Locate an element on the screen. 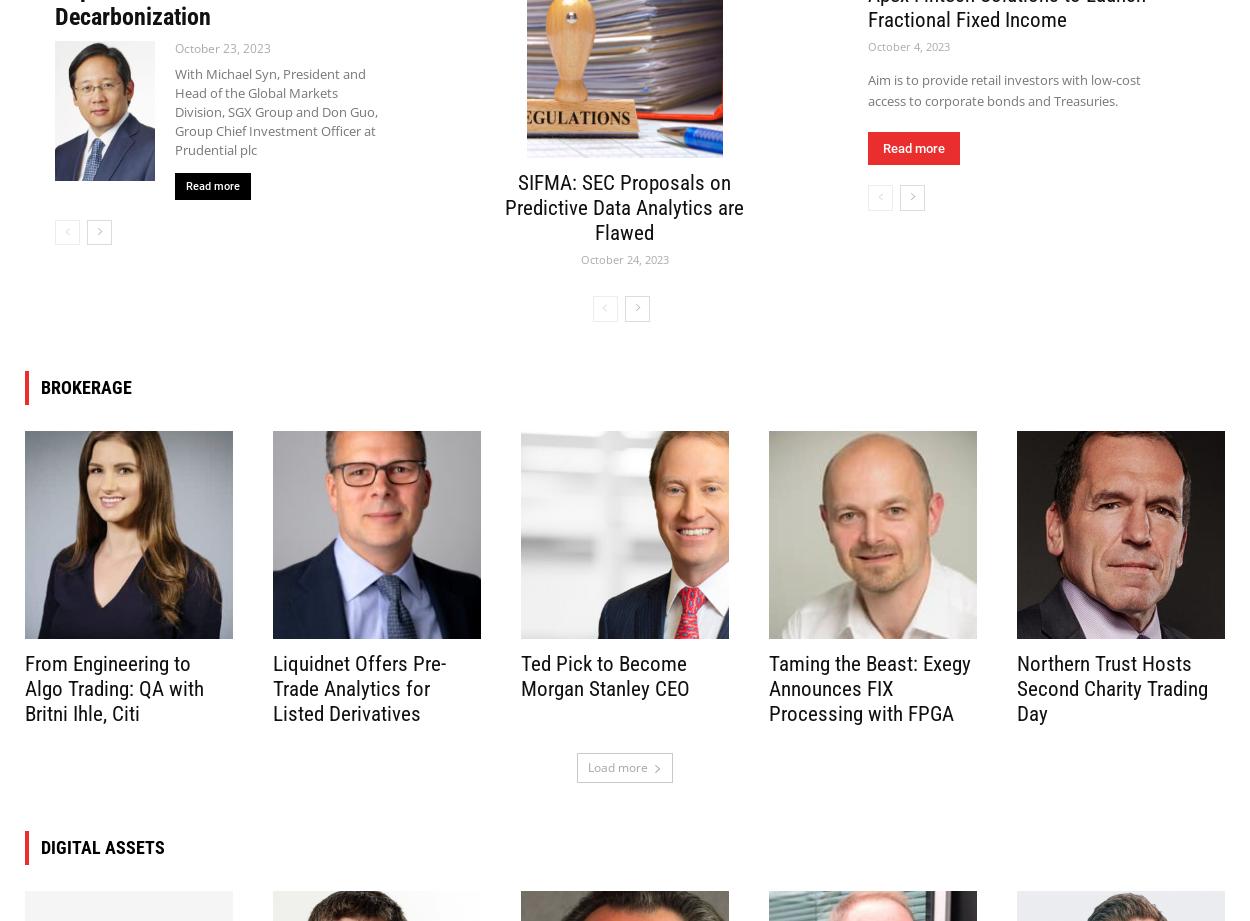  'Brokerage' is located at coordinates (85, 386).